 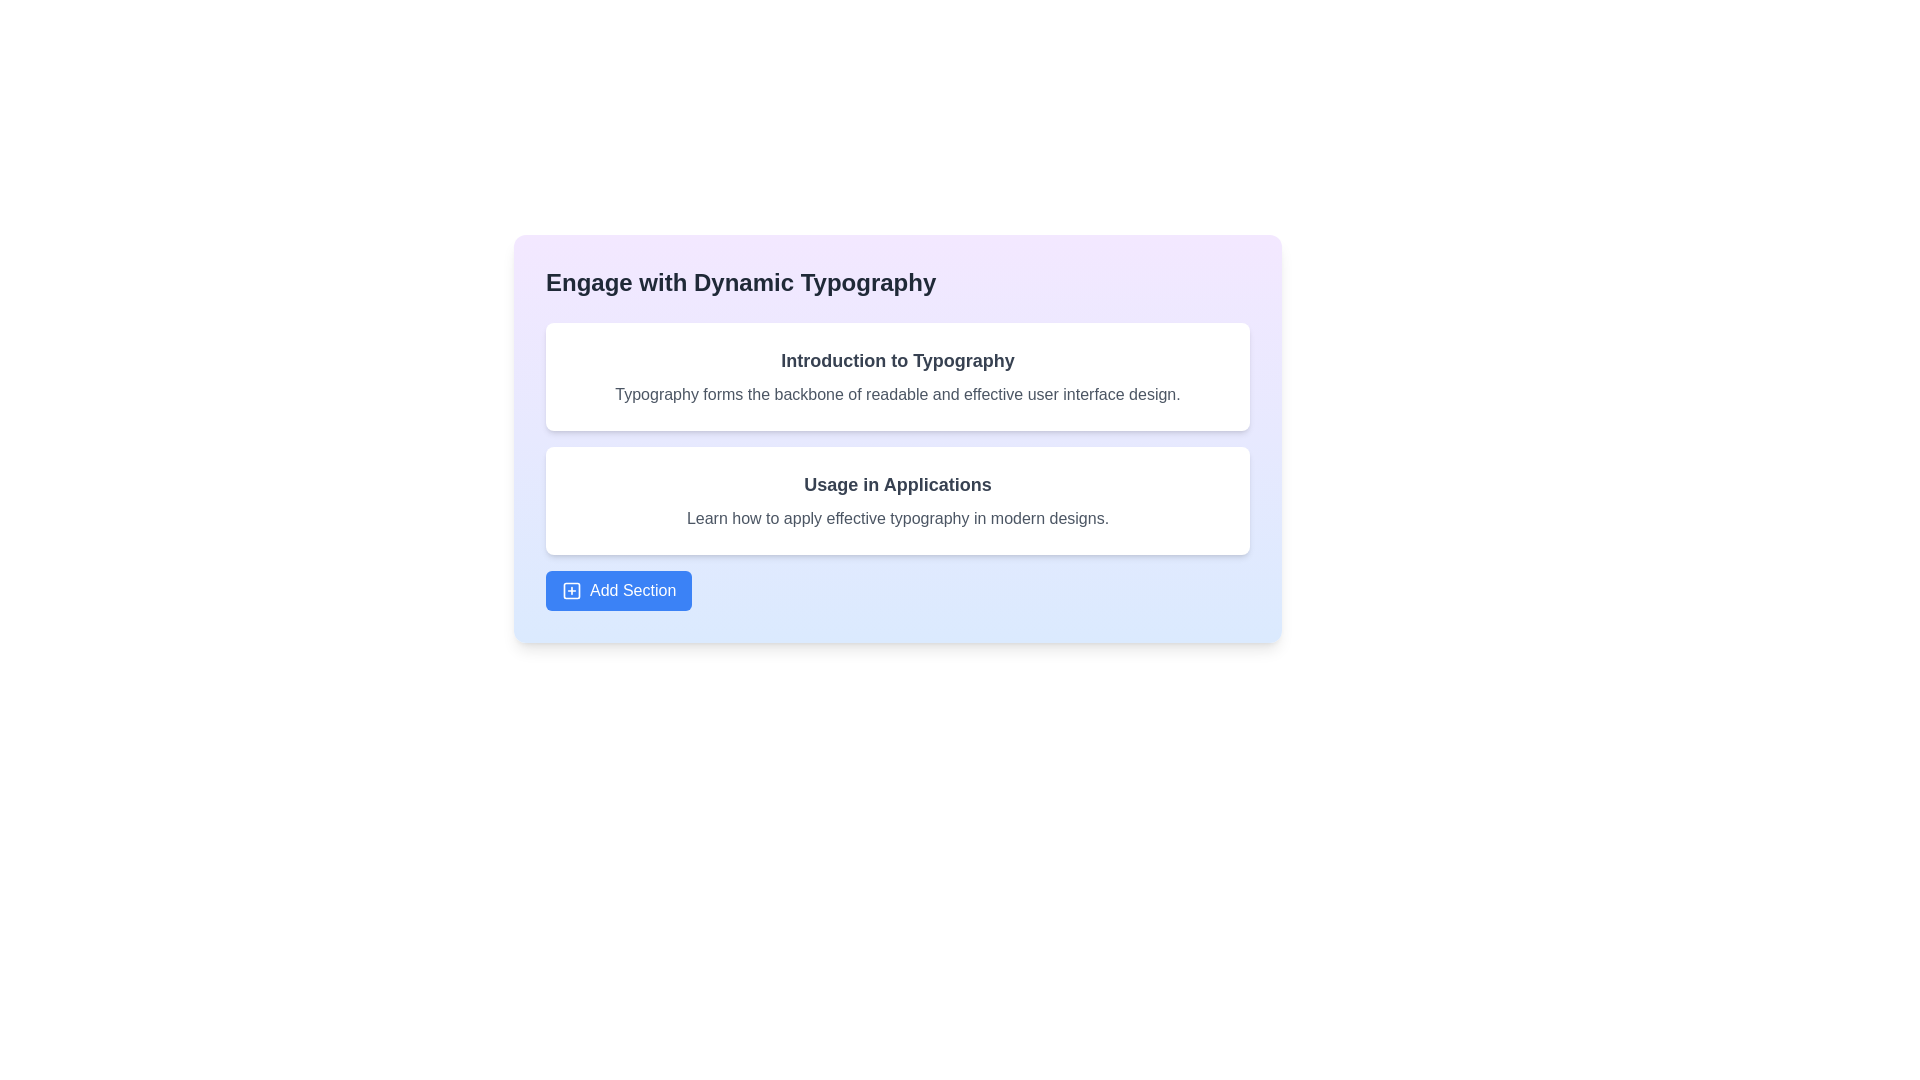 I want to click on the heading text that reads 'Introduction to Typography', so click(x=896, y=361).